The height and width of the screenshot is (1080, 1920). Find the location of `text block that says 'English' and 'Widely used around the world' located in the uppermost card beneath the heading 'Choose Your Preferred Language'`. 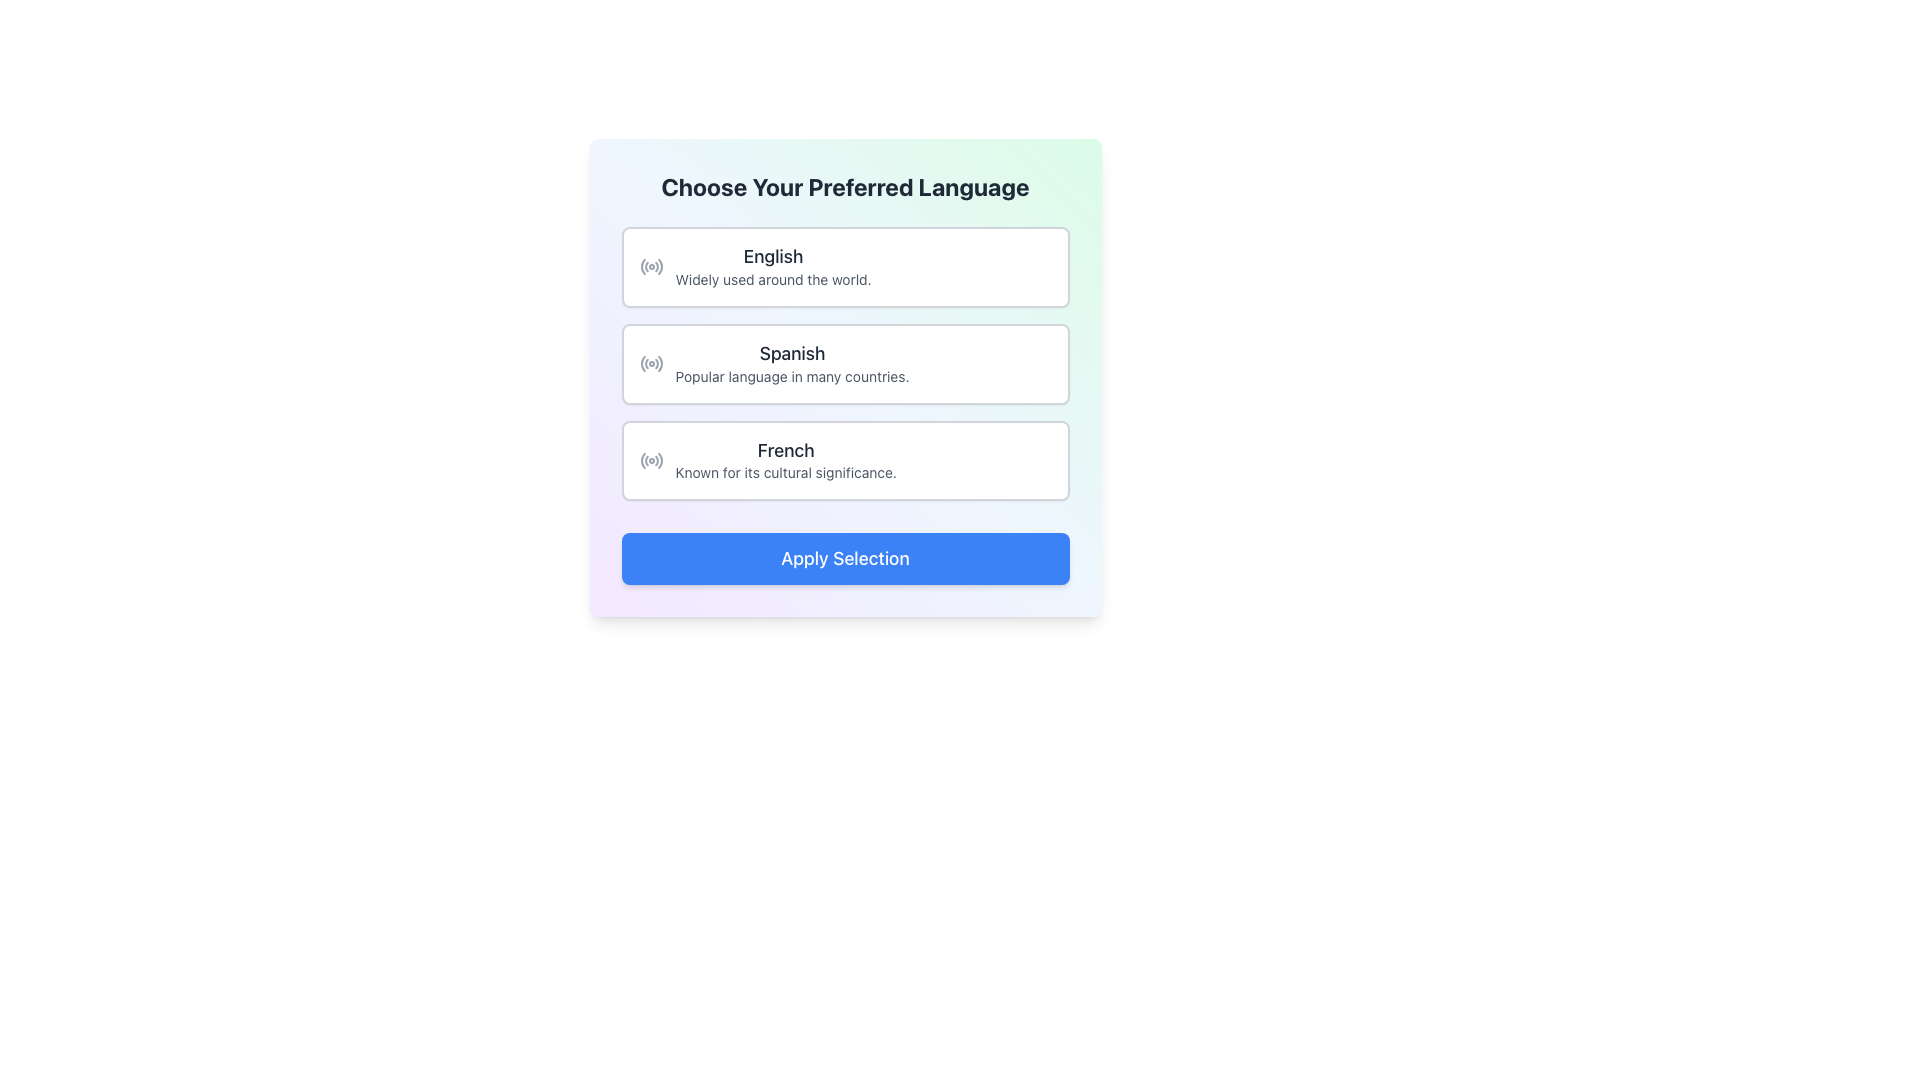

text block that says 'English' and 'Widely used around the world' located in the uppermost card beneath the heading 'Choose Your Preferred Language' is located at coordinates (772, 266).